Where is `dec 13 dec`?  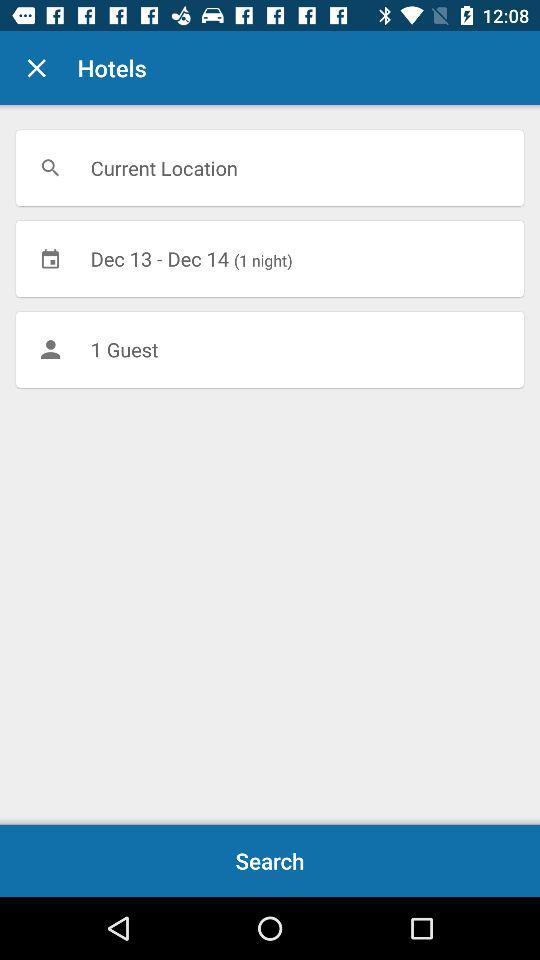
dec 13 dec is located at coordinates (270, 257).